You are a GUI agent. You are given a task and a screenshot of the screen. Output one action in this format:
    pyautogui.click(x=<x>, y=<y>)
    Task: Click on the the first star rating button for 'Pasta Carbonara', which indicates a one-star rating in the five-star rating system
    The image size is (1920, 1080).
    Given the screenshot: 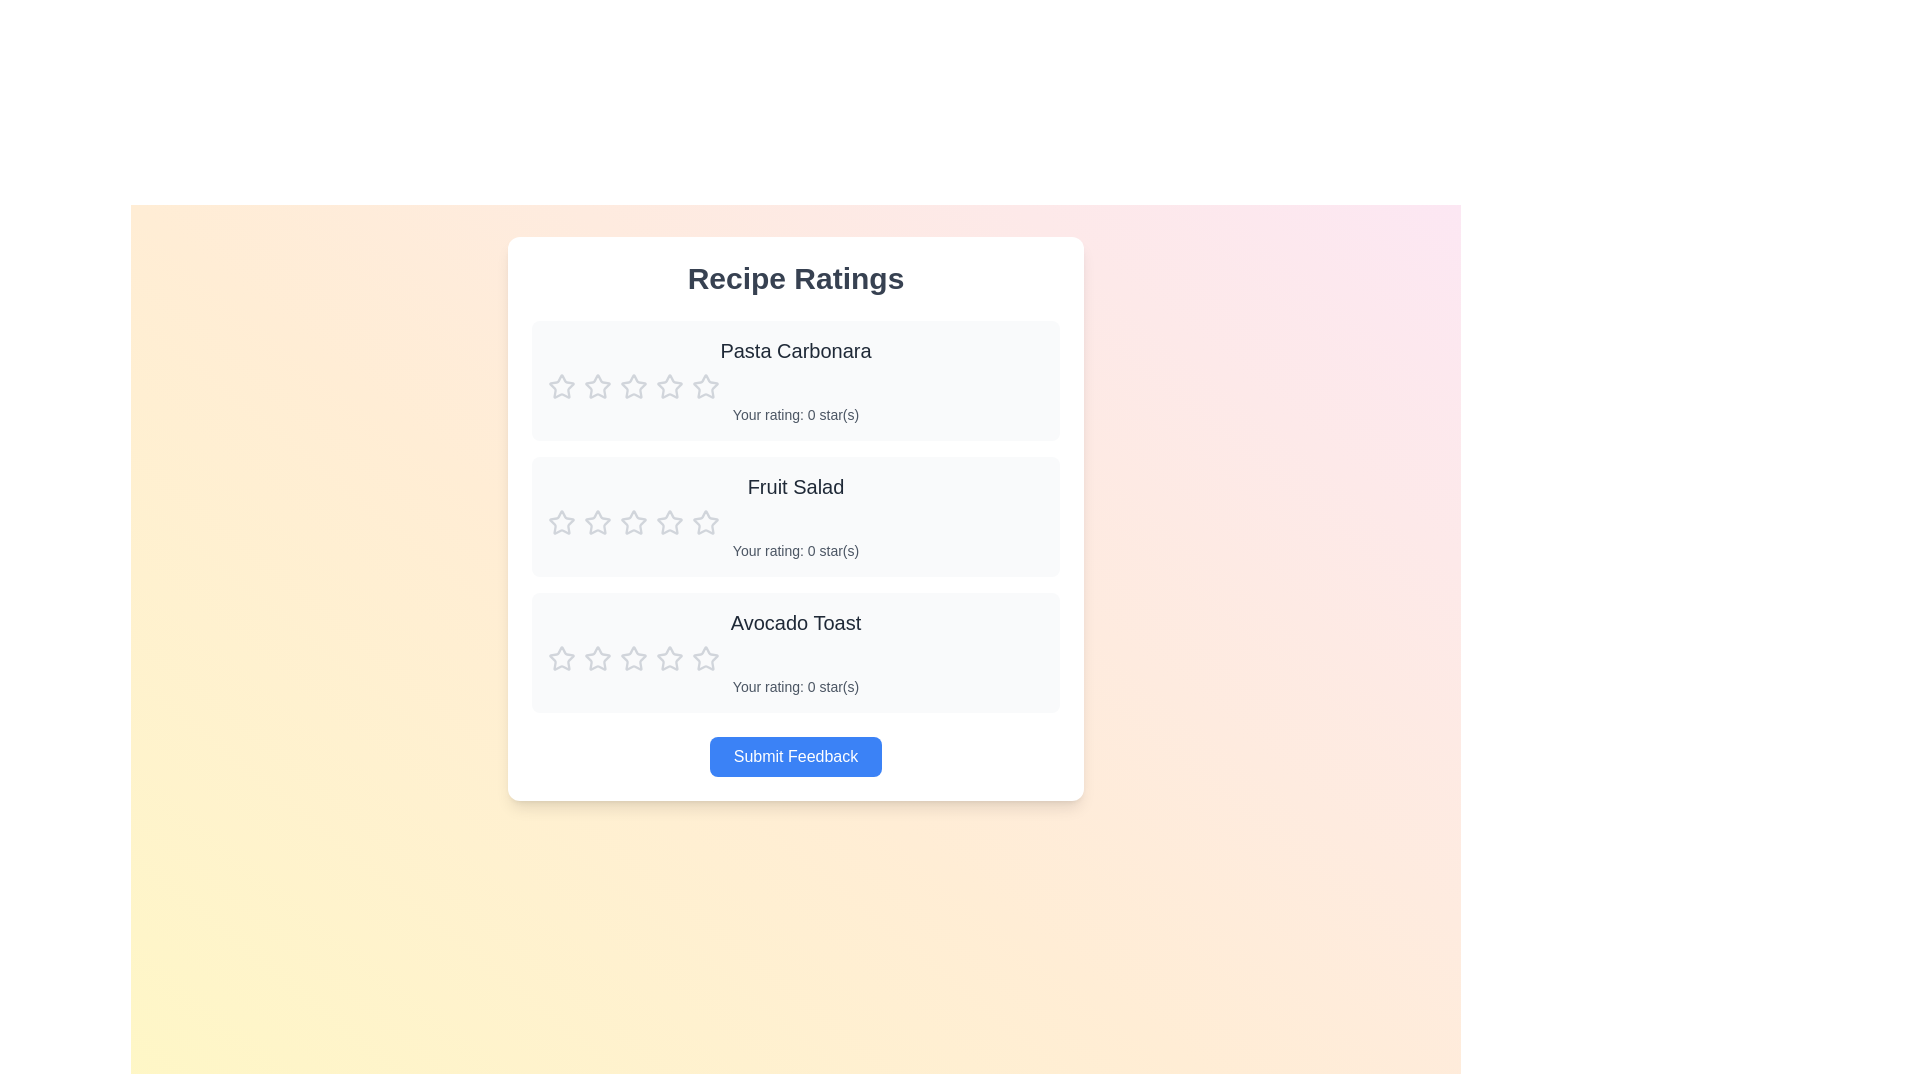 What is the action you would take?
    pyautogui.click(x=560, y=386)
    